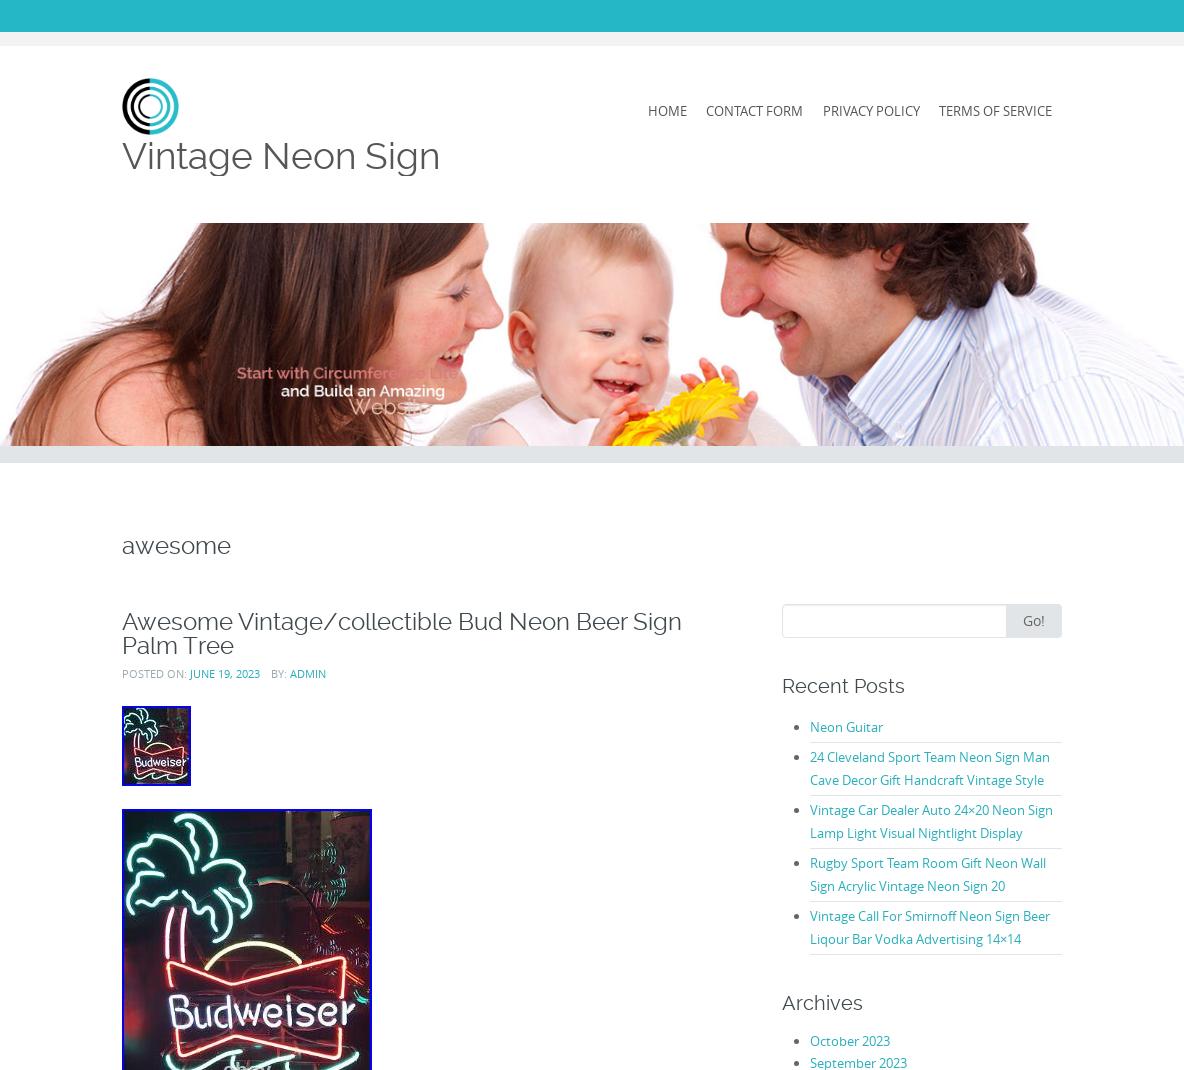 This screenshot has height=1070, width=1184. What do you see at coordinates (266, 672) in the screenshot?
I see `'by:'` at bounding box center [266, 672].